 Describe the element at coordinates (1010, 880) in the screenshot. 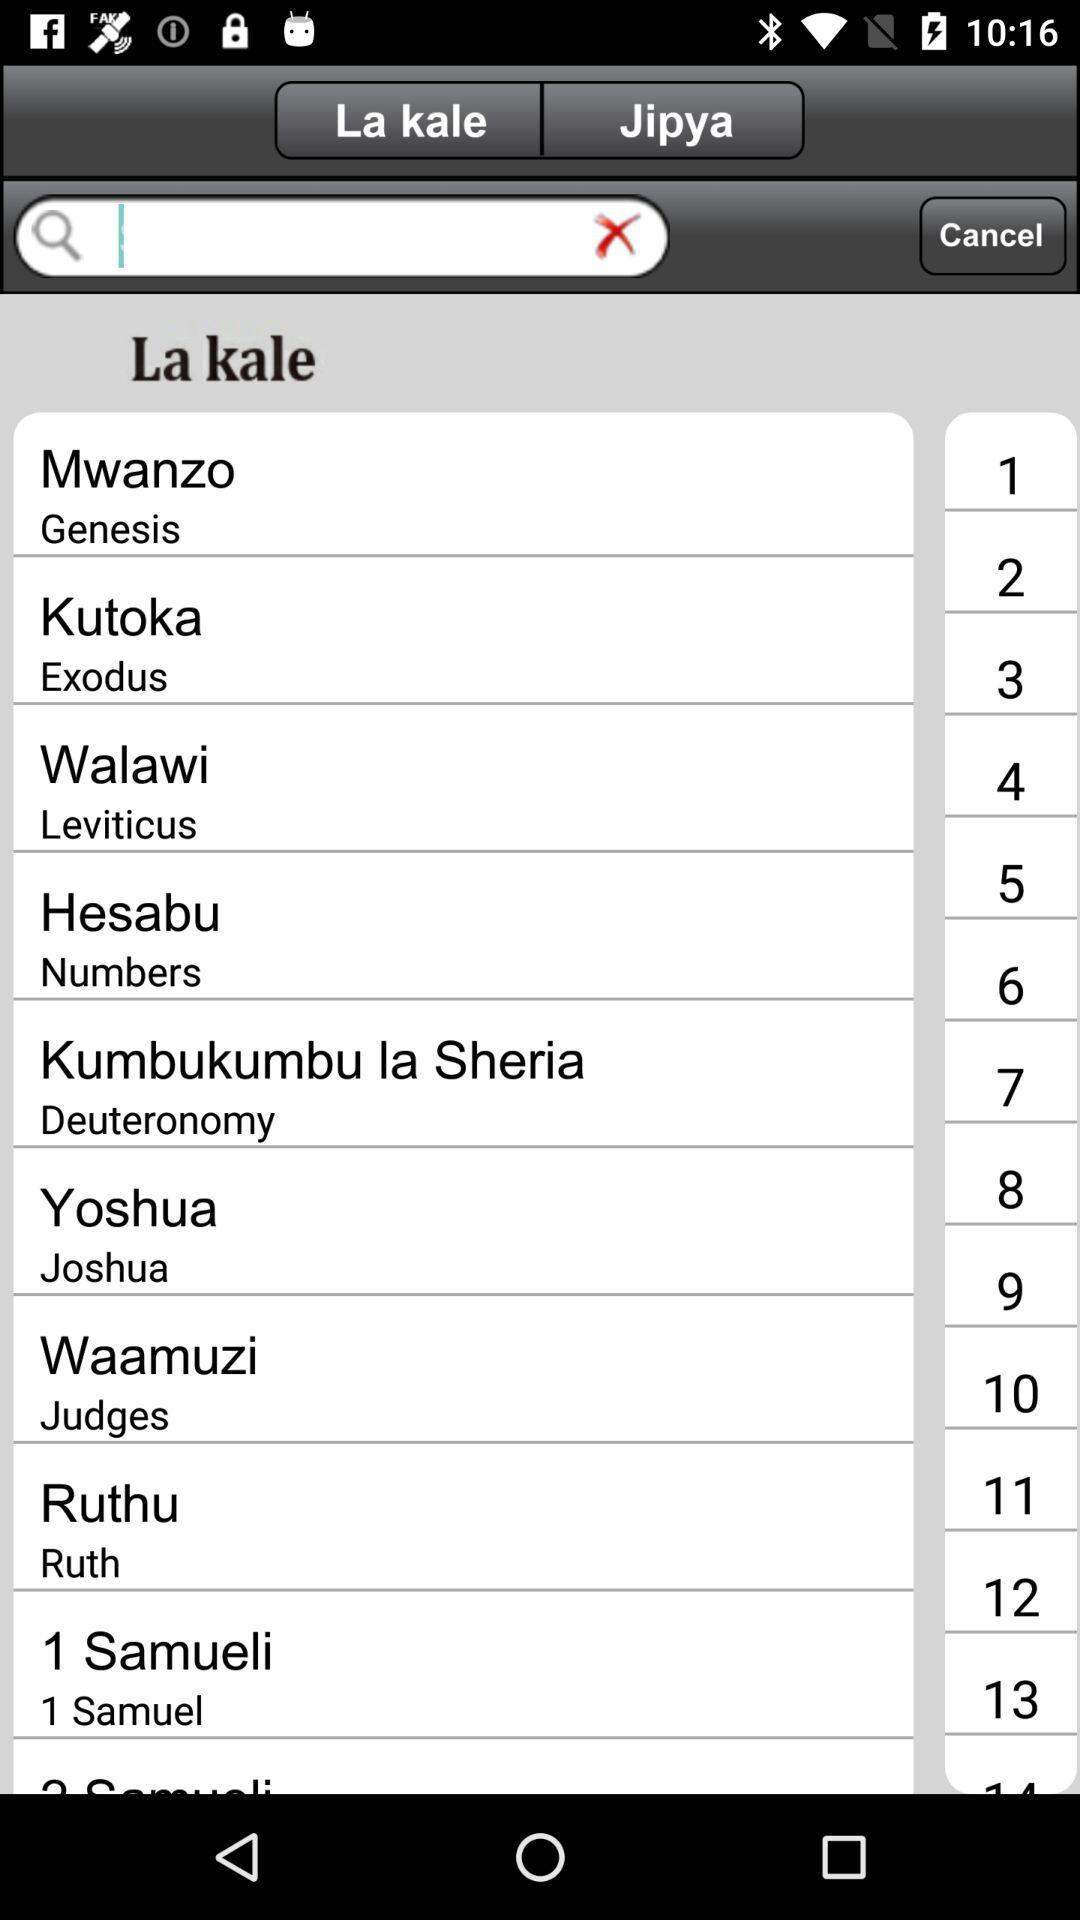

I see `5 icon` at that location.